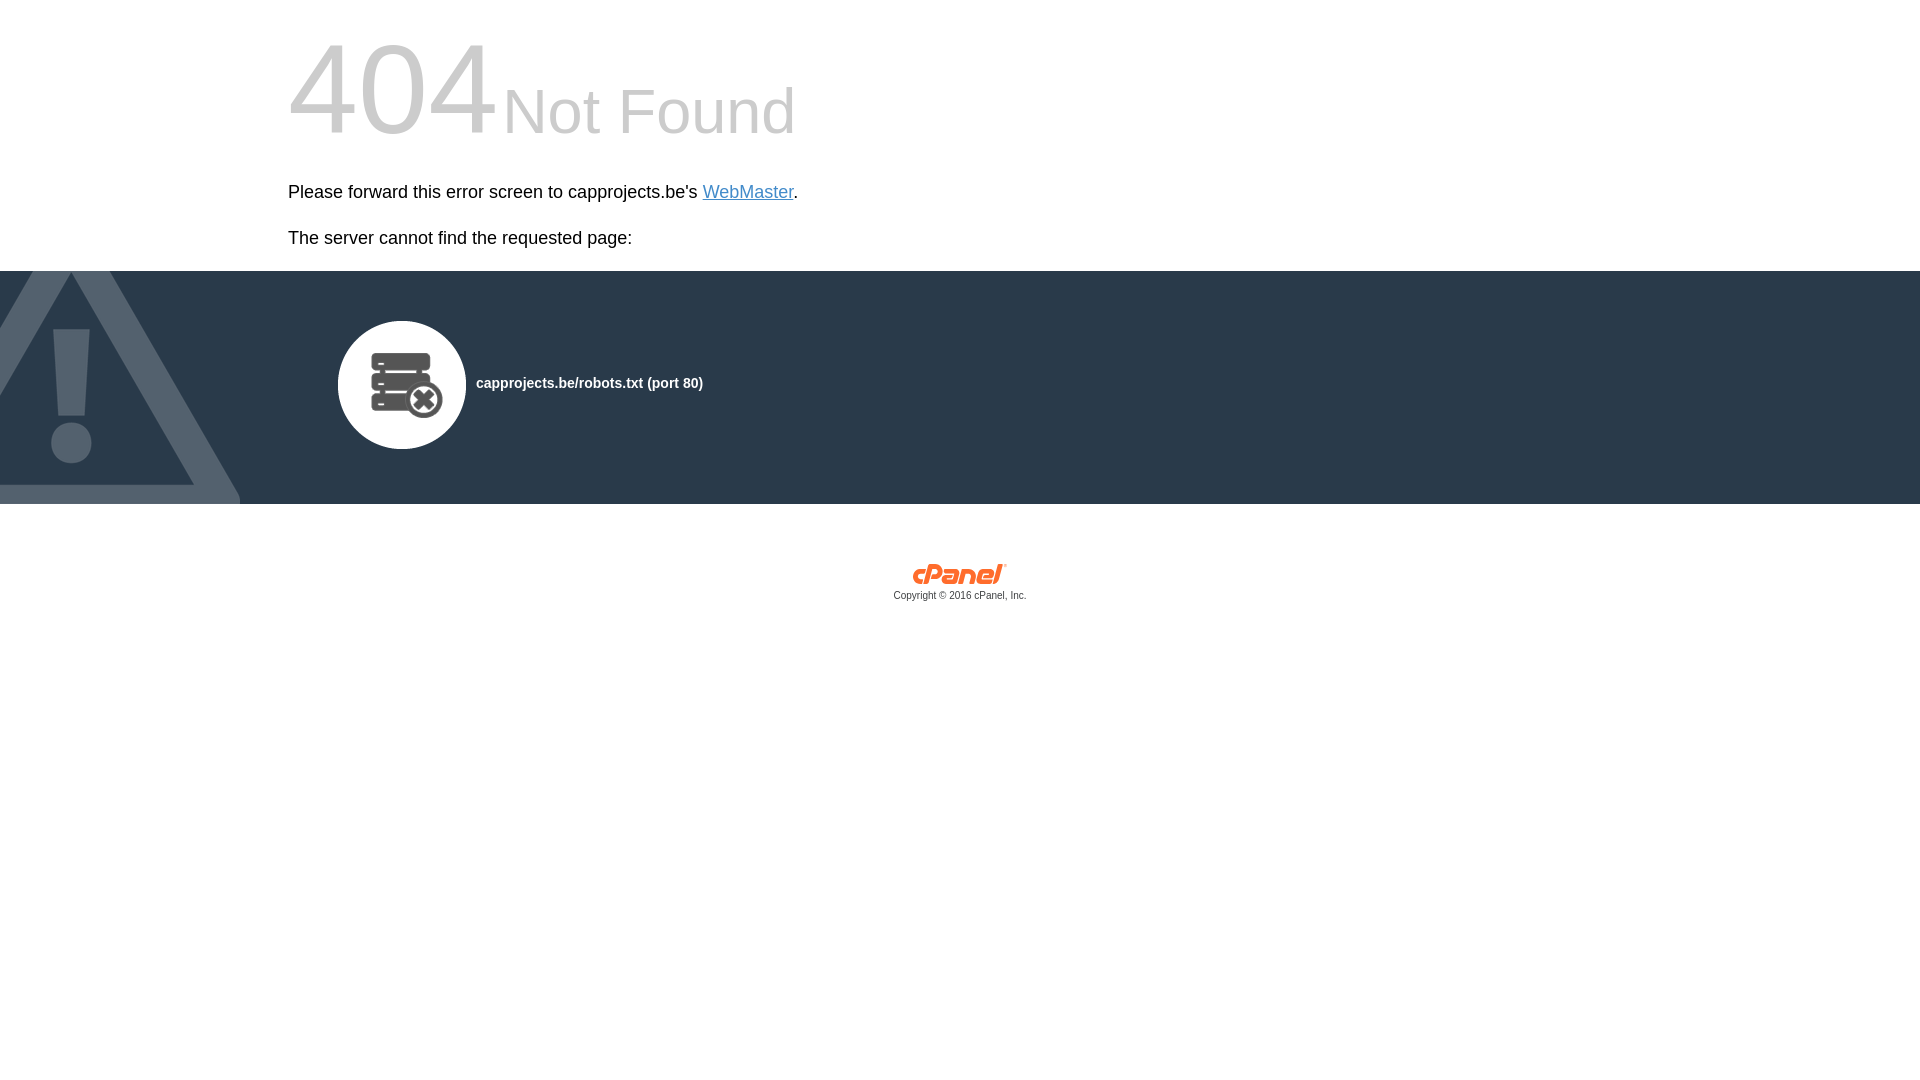 Image resolution: width=1920 pixels, height=1080 pixels. I want to click on 'WebMaster', so click(747, 192).